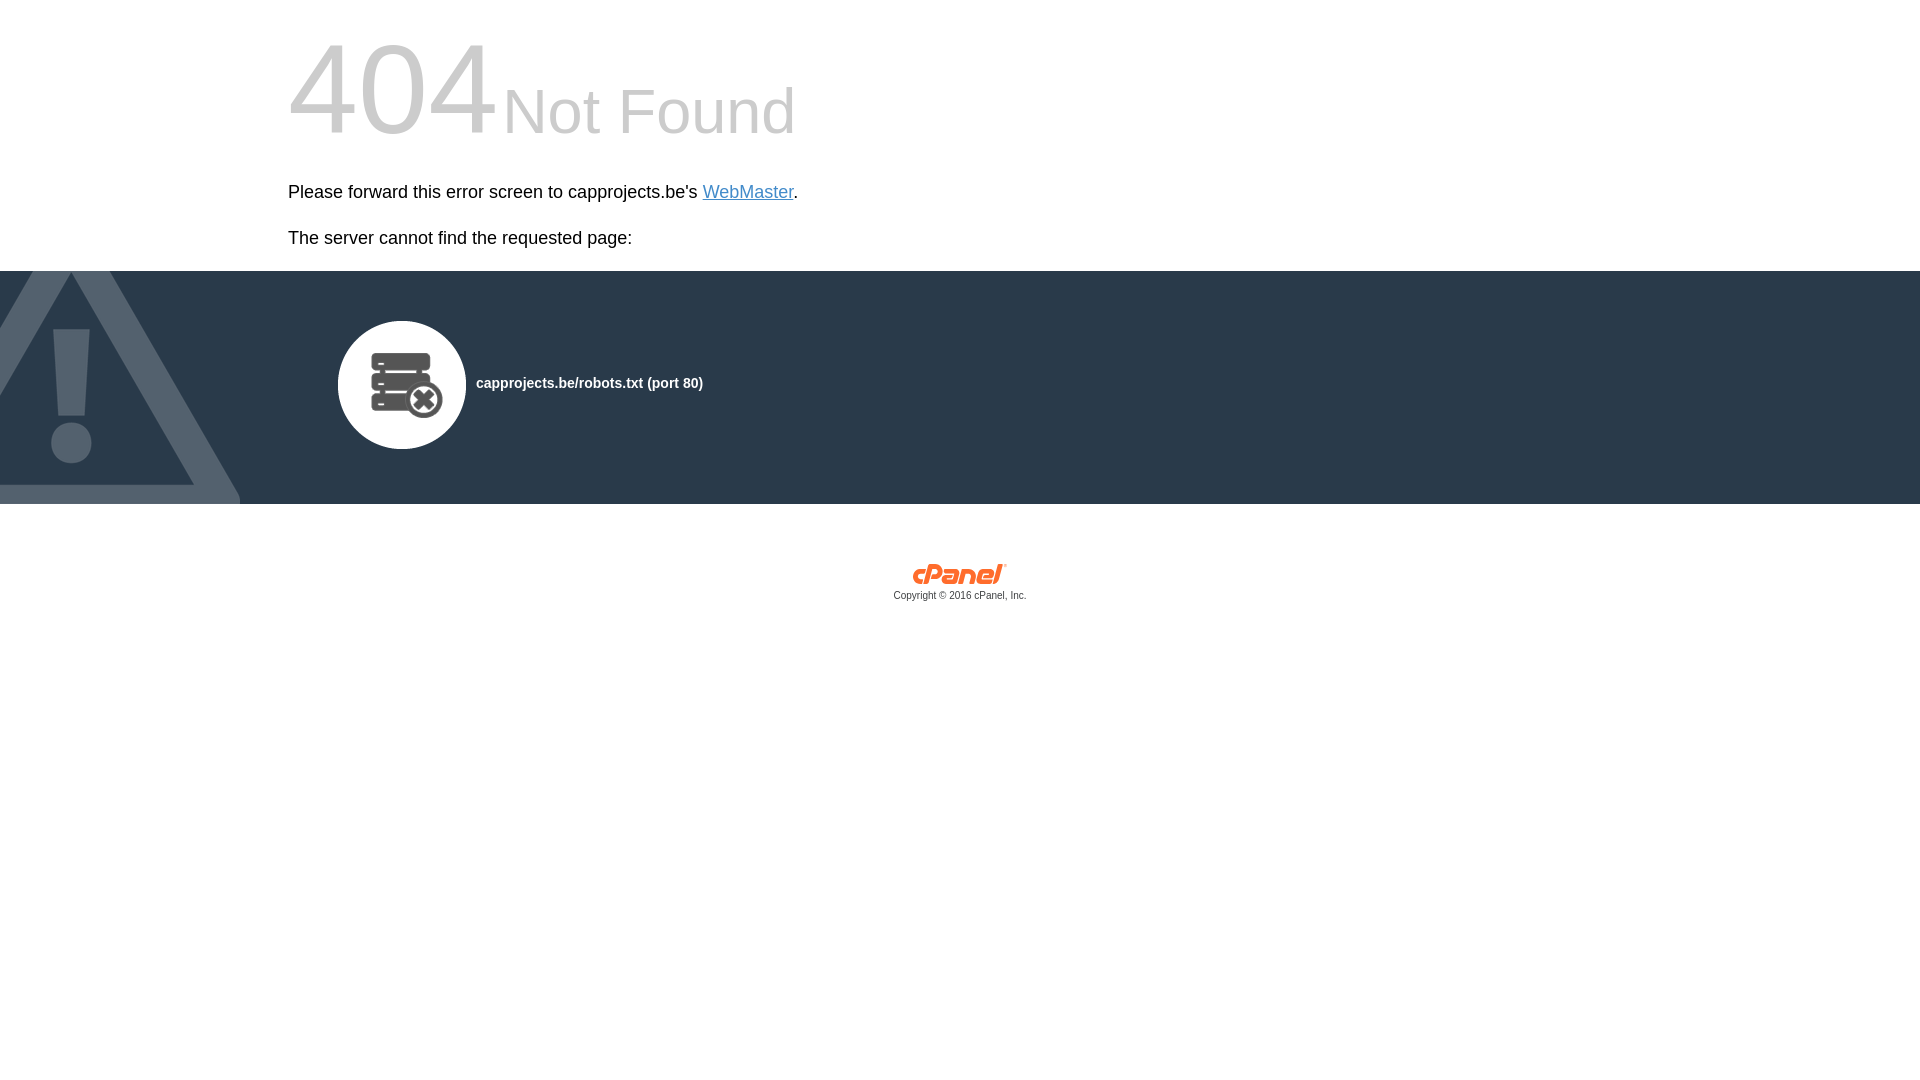 Image resolution: width=1920 pixels, height=1080 pixels. I want to click on 'WebMaster', so click(747, 192).